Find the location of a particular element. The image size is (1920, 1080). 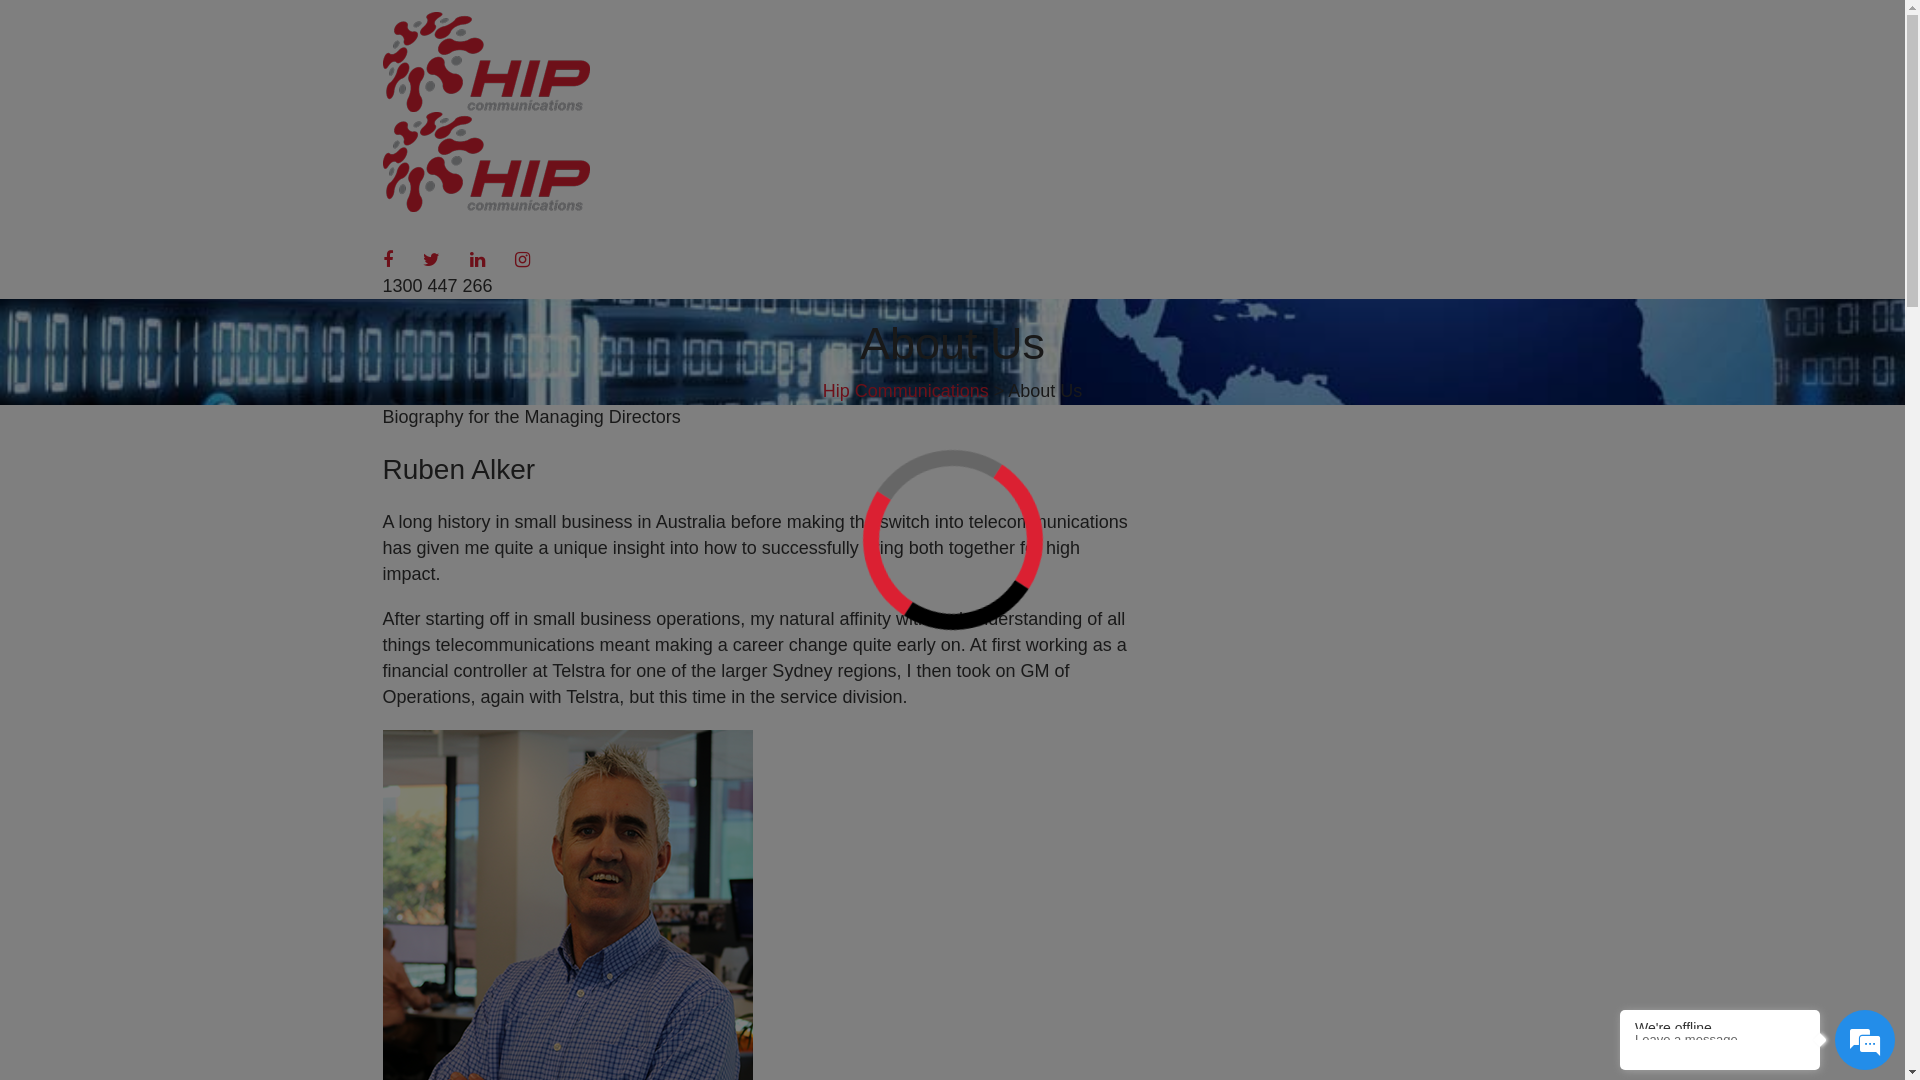

'facebook' is located at coordinates (387, 258).